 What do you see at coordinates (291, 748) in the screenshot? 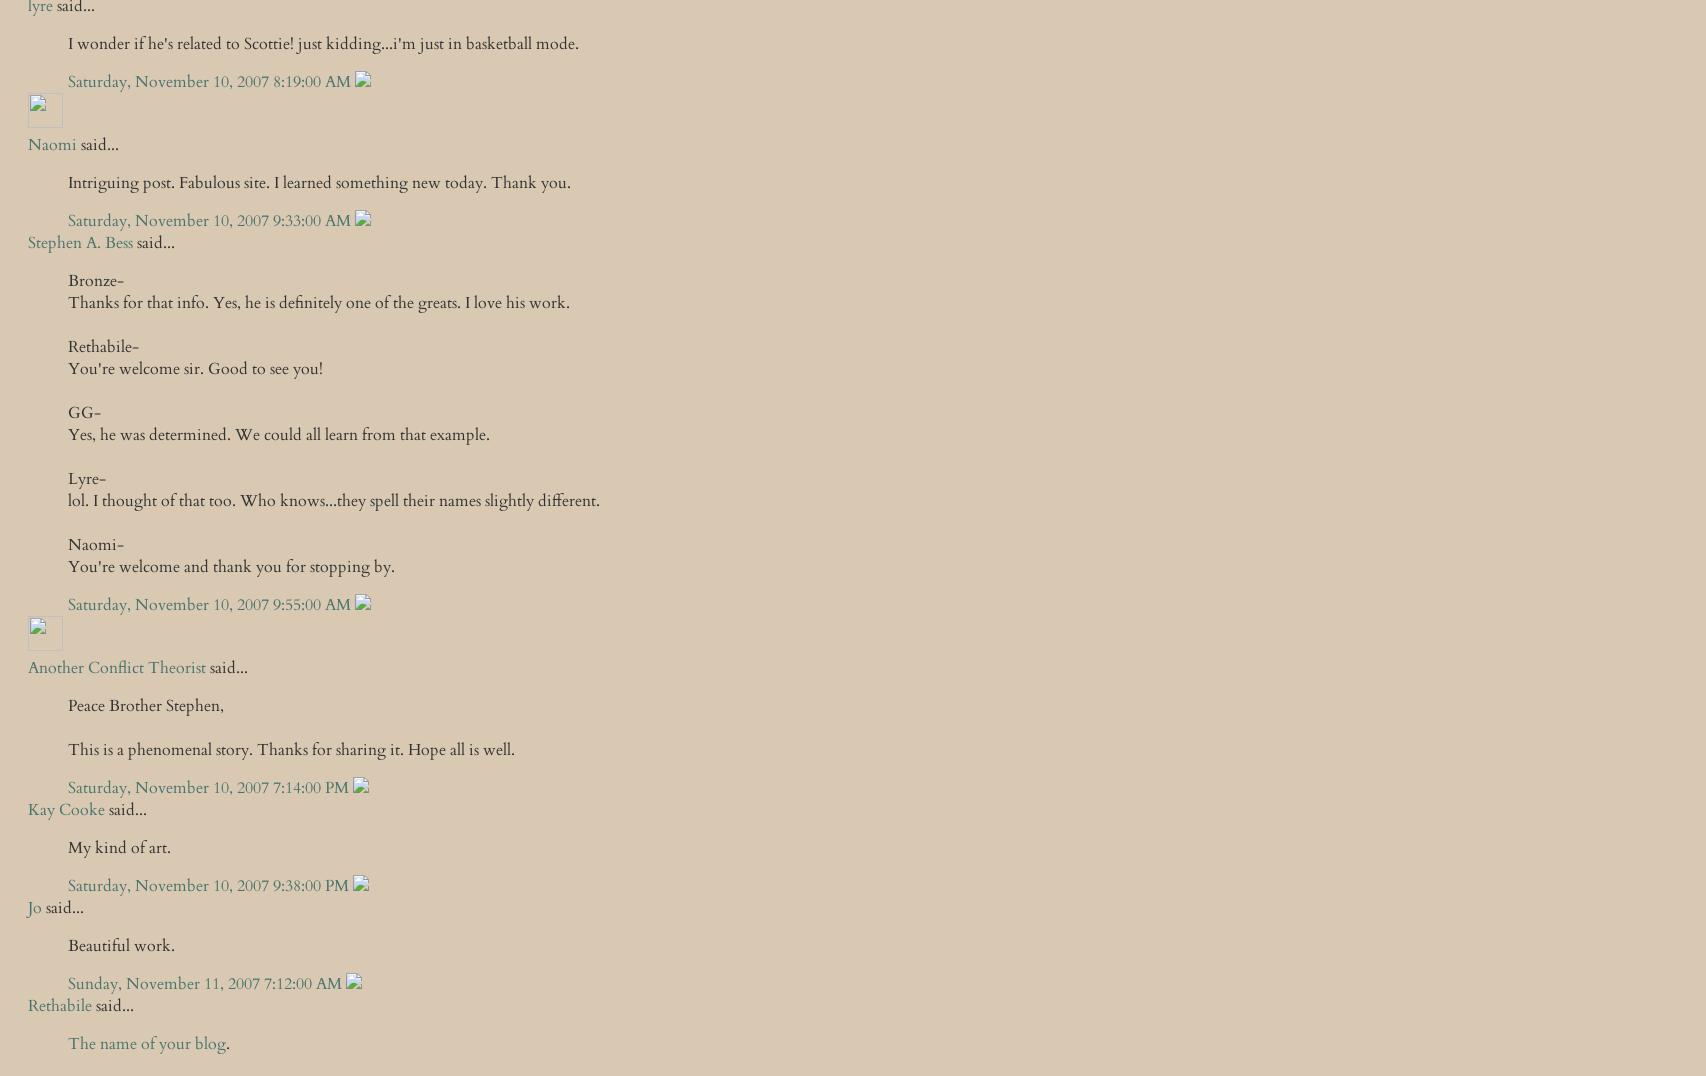
I see `'This is a phenomenal story.  Thanks for sharing it.  Hope all is well.'` at bounding box center [291, 748].